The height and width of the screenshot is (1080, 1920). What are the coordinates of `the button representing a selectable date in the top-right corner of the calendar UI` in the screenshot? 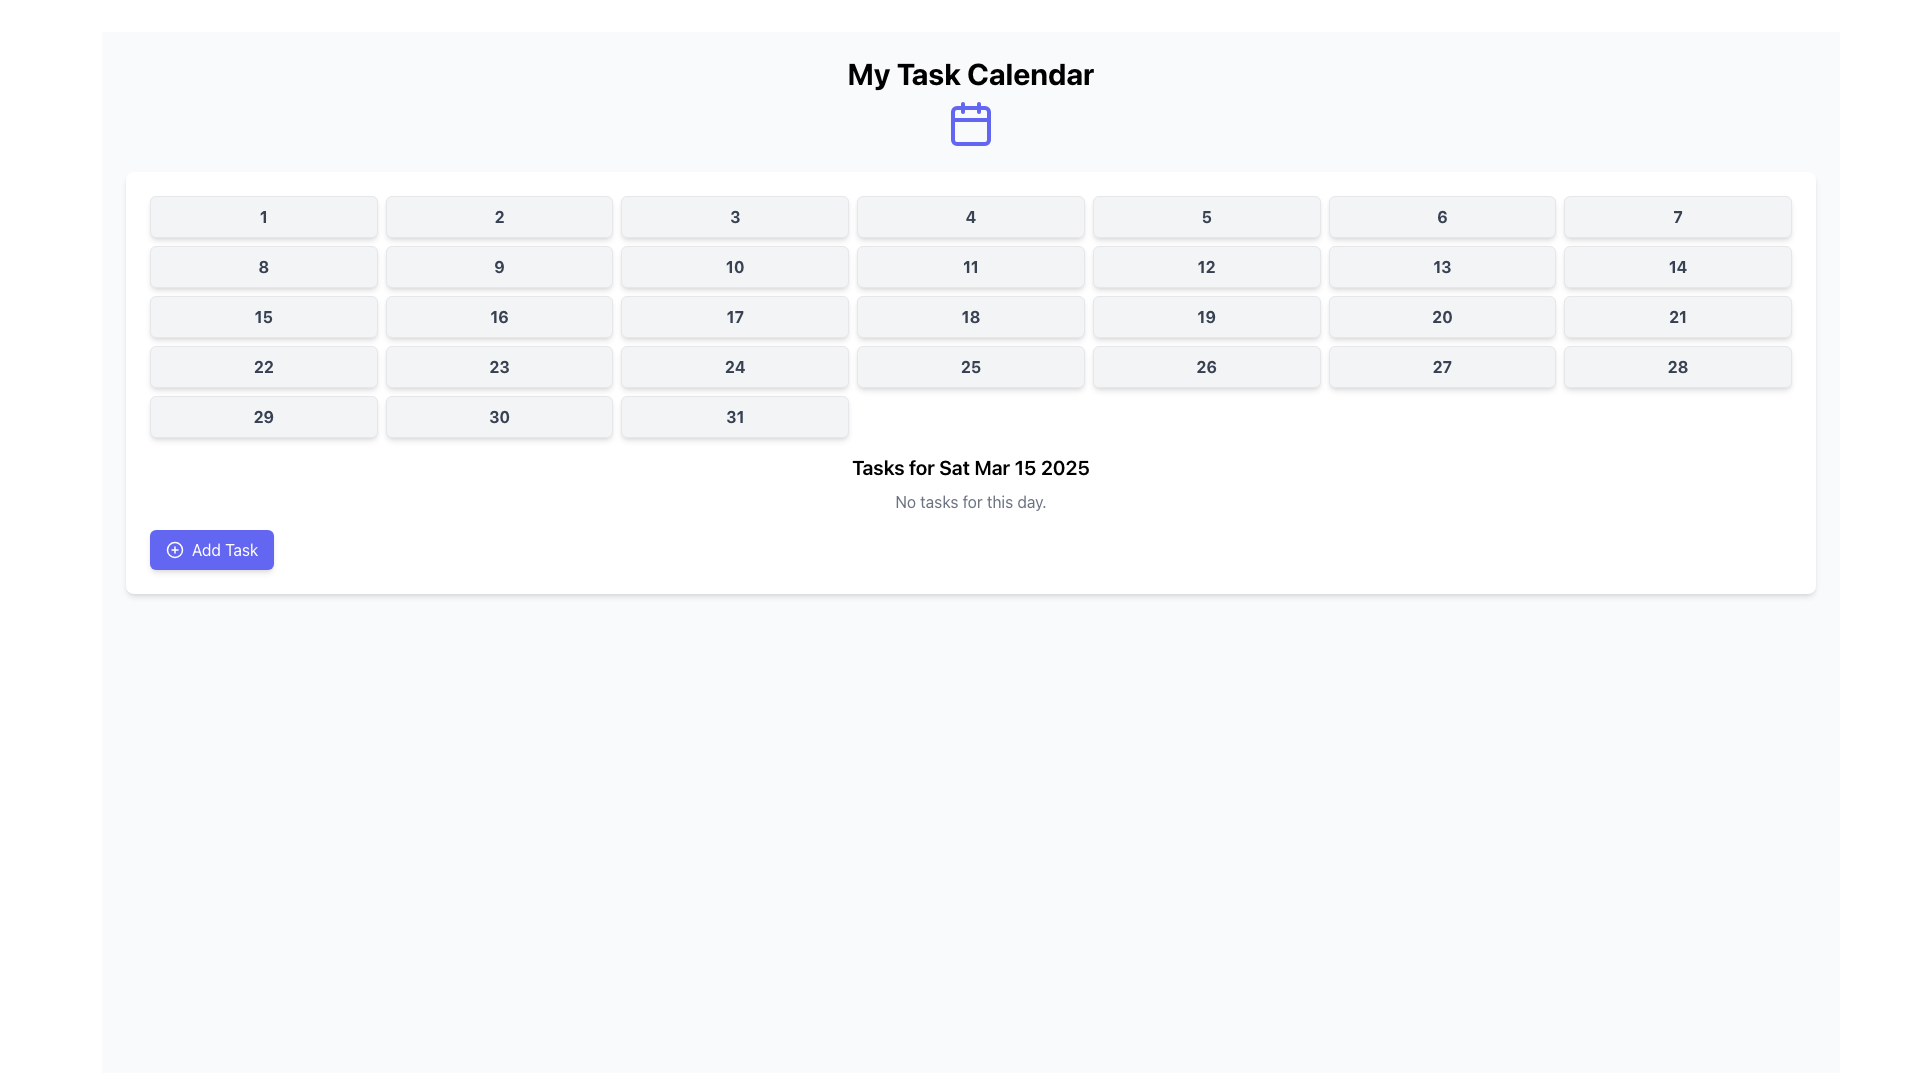 It's located at (1678, 216).